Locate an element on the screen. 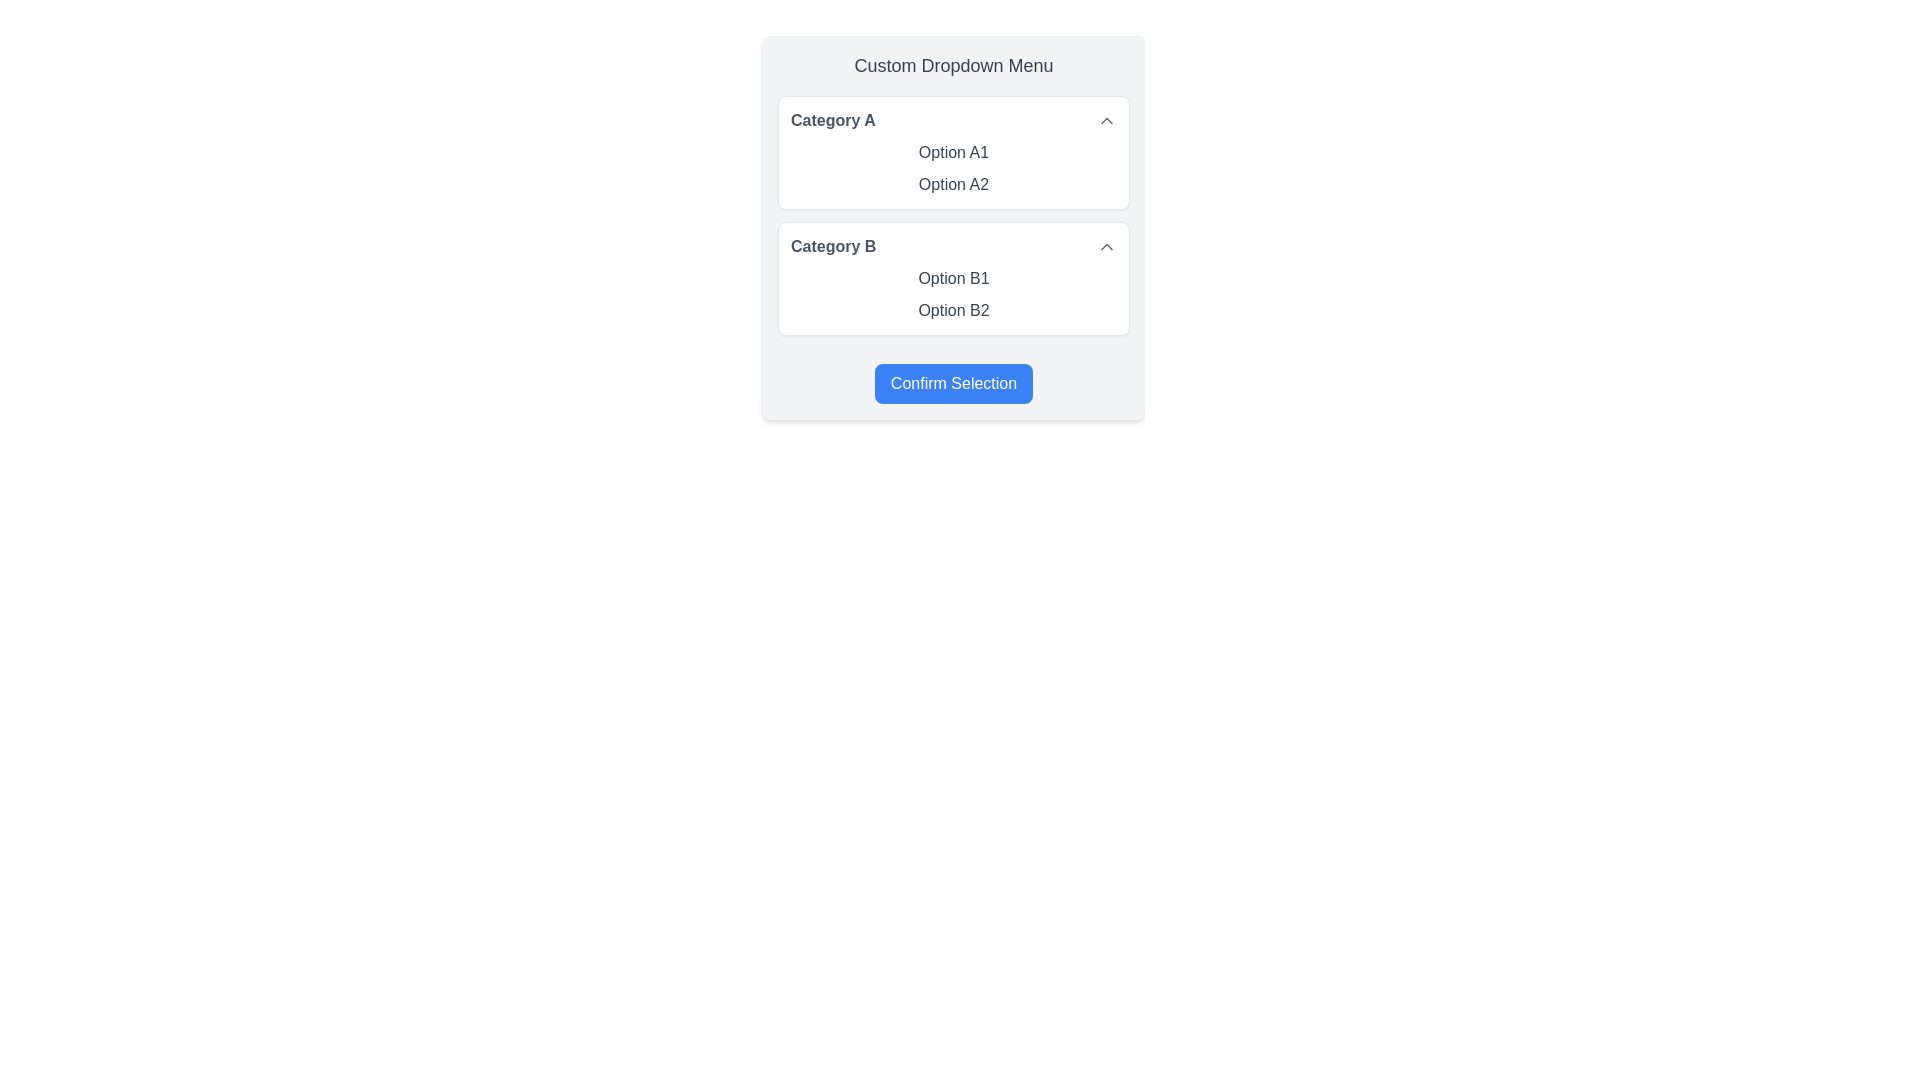  the first selectable option in the dropdown menu labeled 'Category B' to change its color is located at coordinates (953, 278).